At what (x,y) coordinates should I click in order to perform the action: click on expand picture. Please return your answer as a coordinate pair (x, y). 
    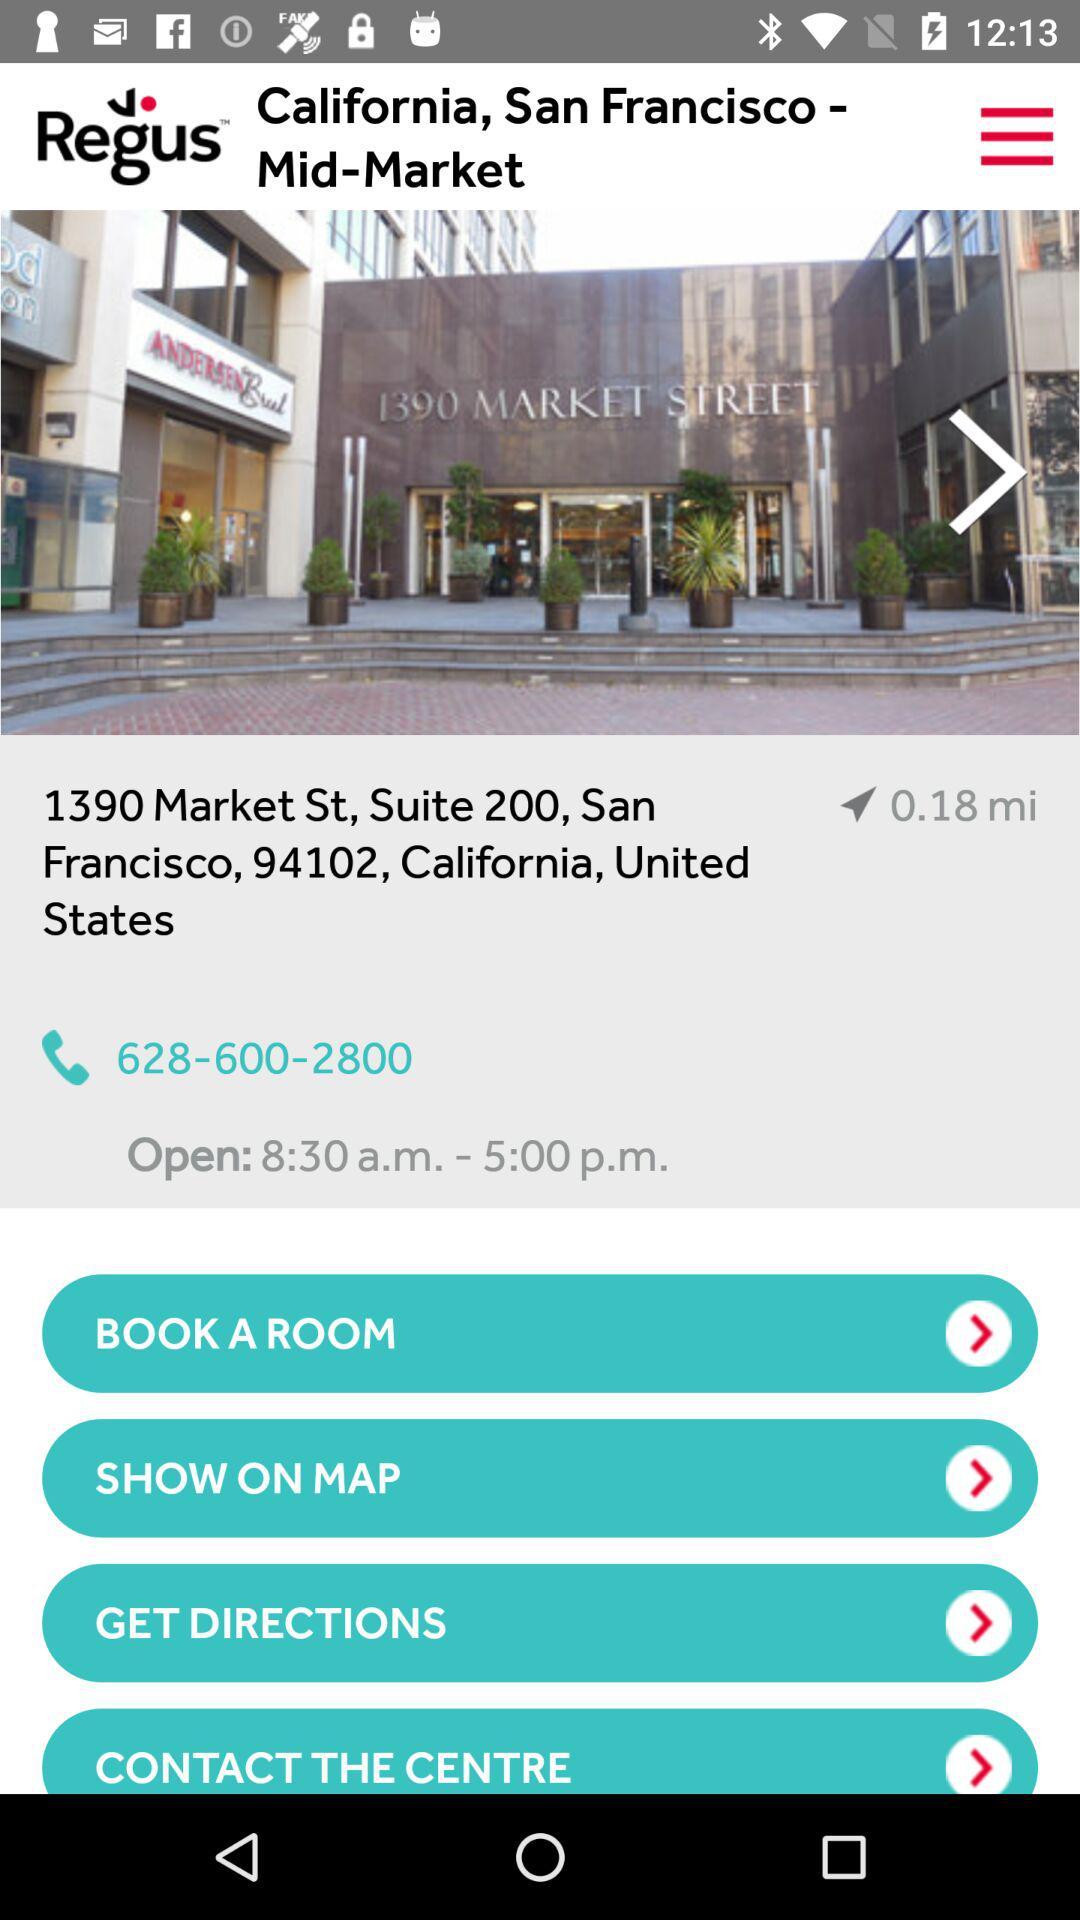
    Looking at the image, I should click on (540, 471).